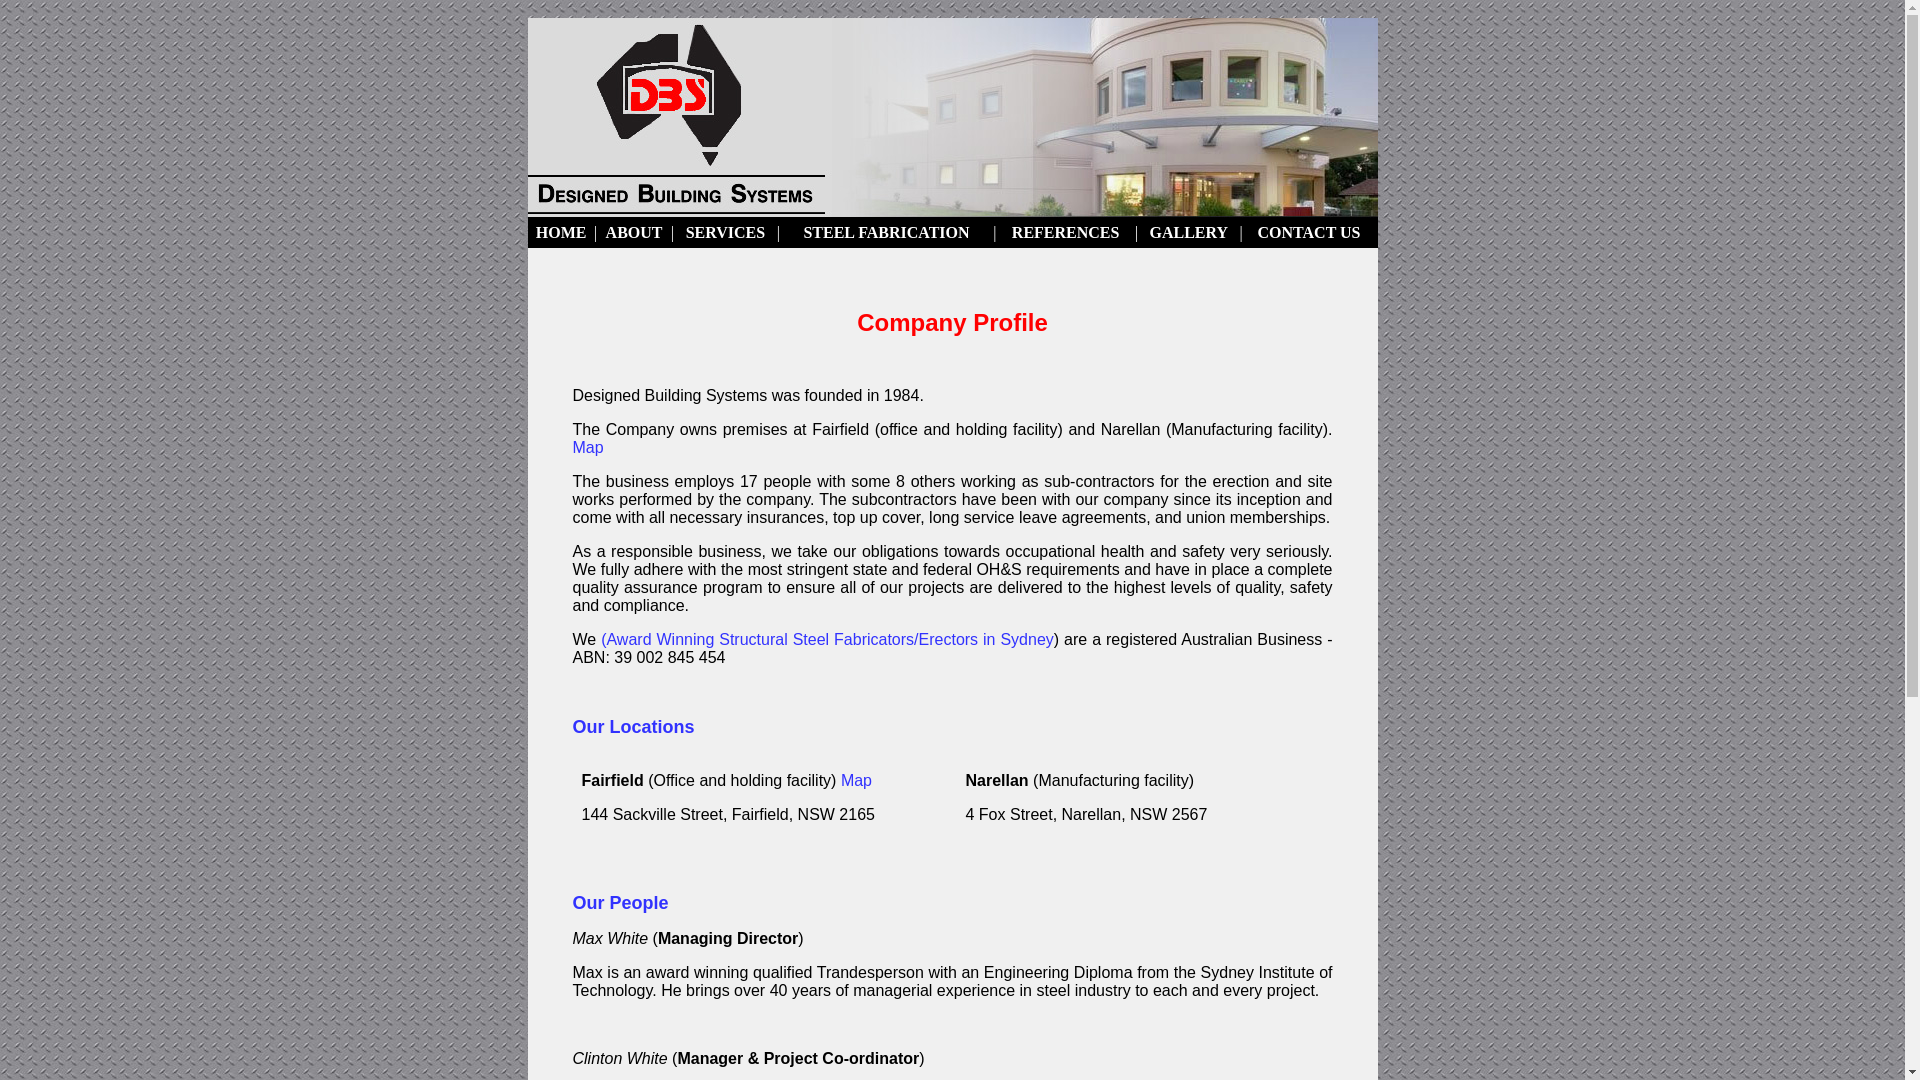  I want to click on 'SERVICES', so click(724, 231).